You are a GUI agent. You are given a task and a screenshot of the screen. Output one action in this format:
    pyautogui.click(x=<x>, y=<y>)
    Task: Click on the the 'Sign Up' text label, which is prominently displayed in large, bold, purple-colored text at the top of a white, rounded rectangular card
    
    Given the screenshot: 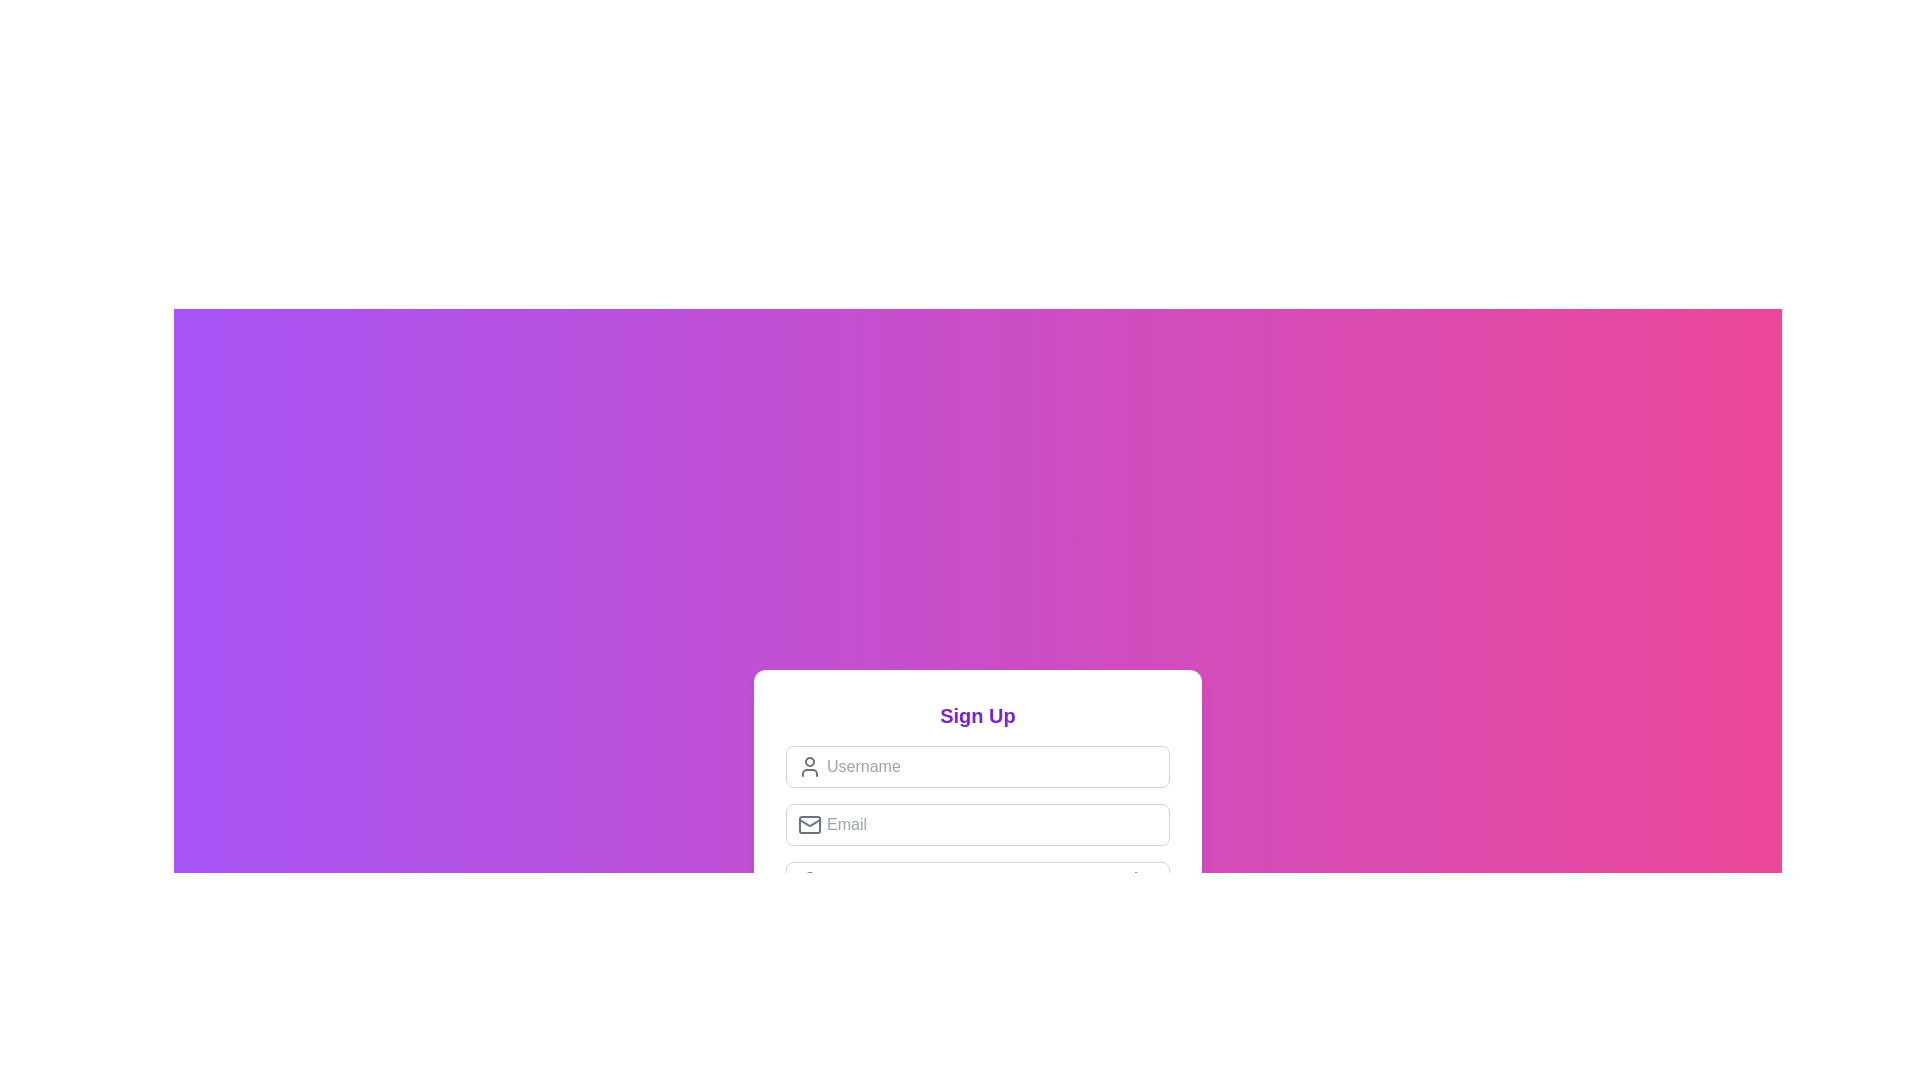 What is the action you would take?
    pyautogui.click(x=978, y=715)
    